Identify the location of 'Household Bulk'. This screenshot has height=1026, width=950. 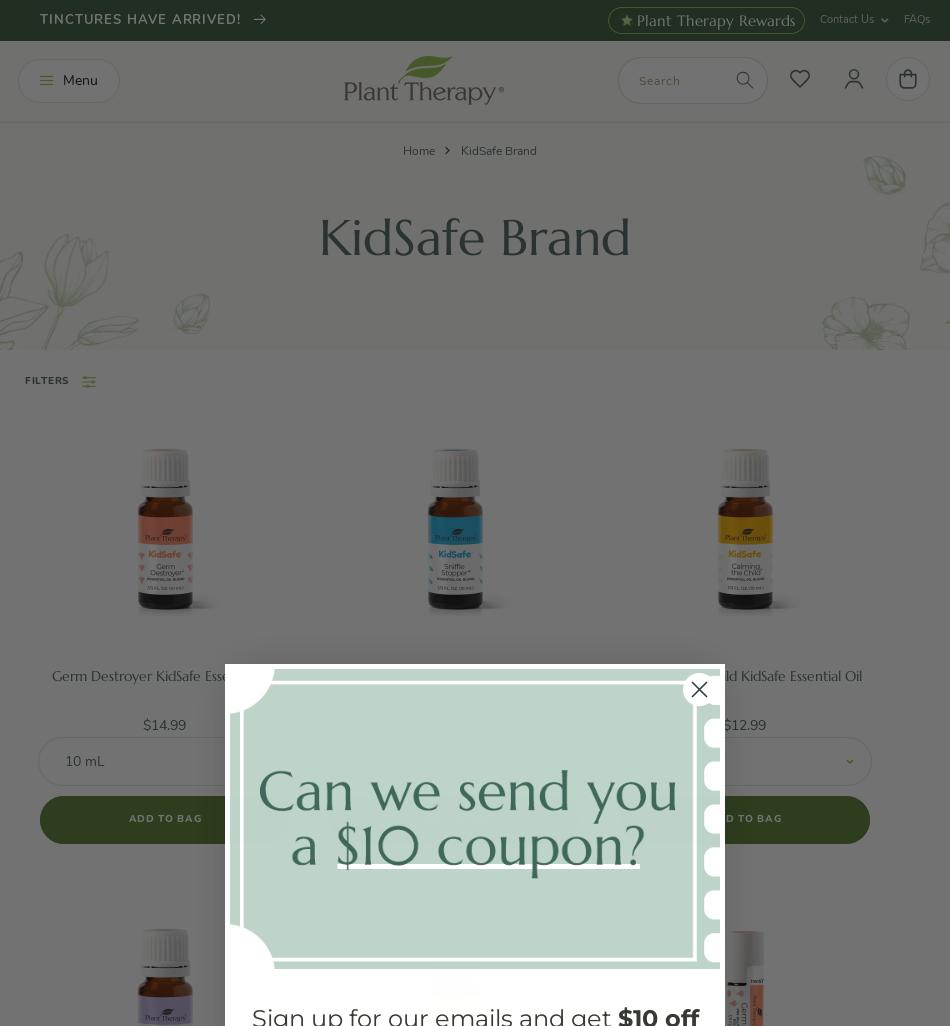
(62, 612).